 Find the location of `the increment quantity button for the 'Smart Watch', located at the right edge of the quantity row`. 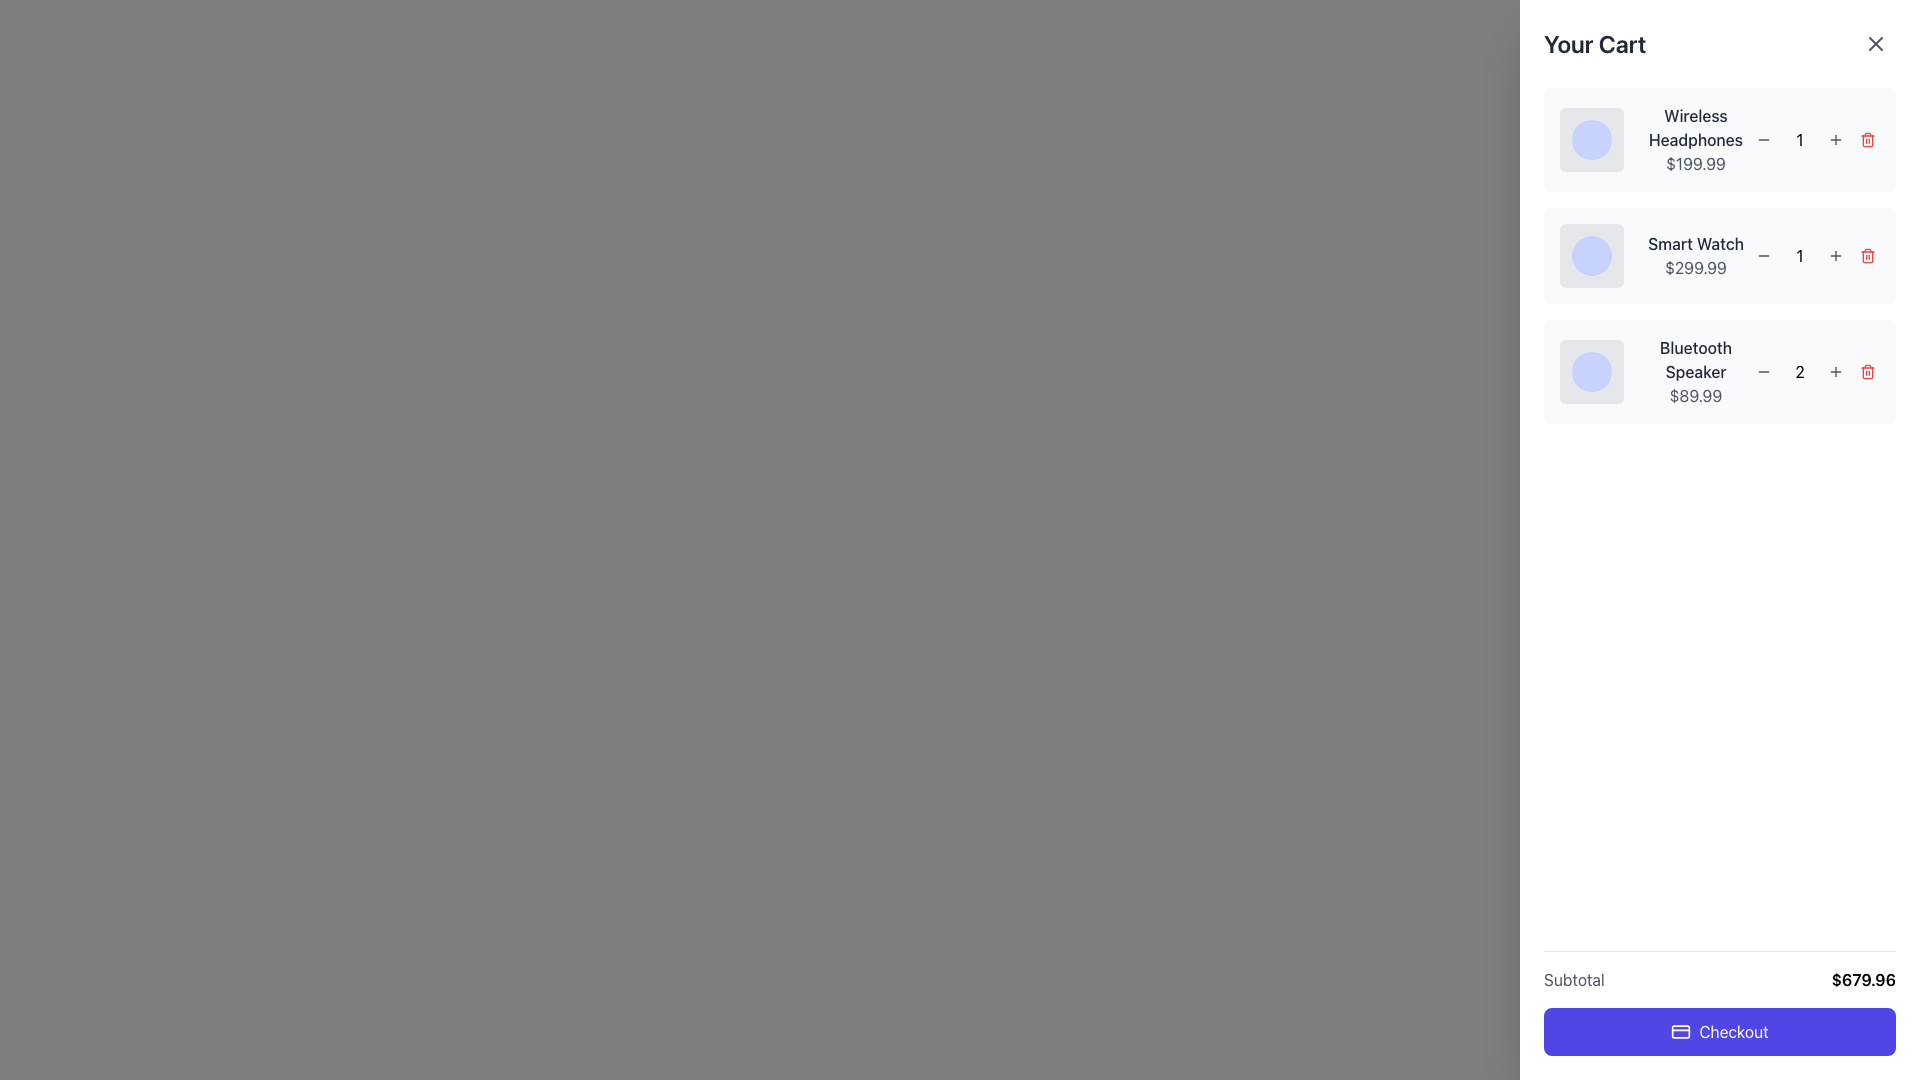

the increment quantity button for the 'Smart Watch', located at the right edge of the quantity row is located at coordinates (1836, 254).